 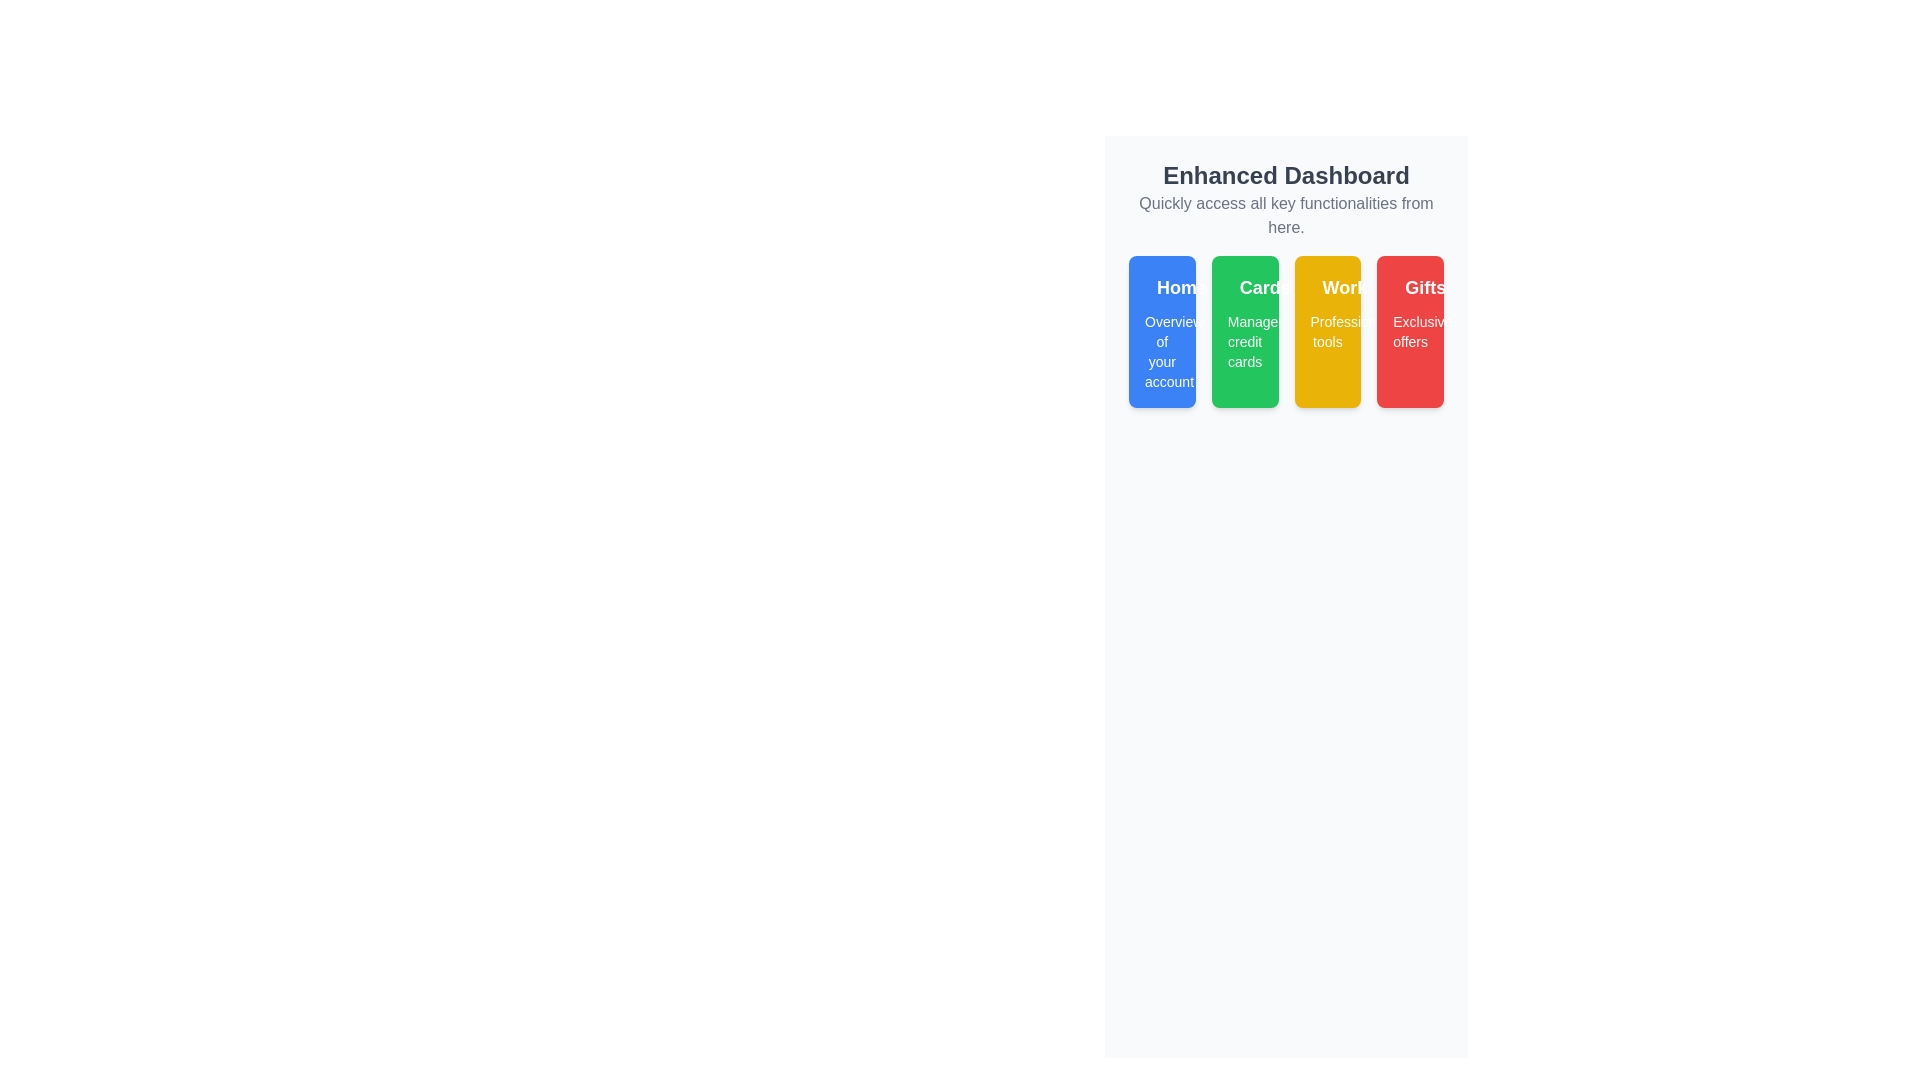 What do you see at coordinates (1327, 330) in the screenshot?
I see `text providing additional information about the card's purpose, located centrally within the third yellow card from the left, directly below the main label 'Work'` at bounding box center [1327, 330].